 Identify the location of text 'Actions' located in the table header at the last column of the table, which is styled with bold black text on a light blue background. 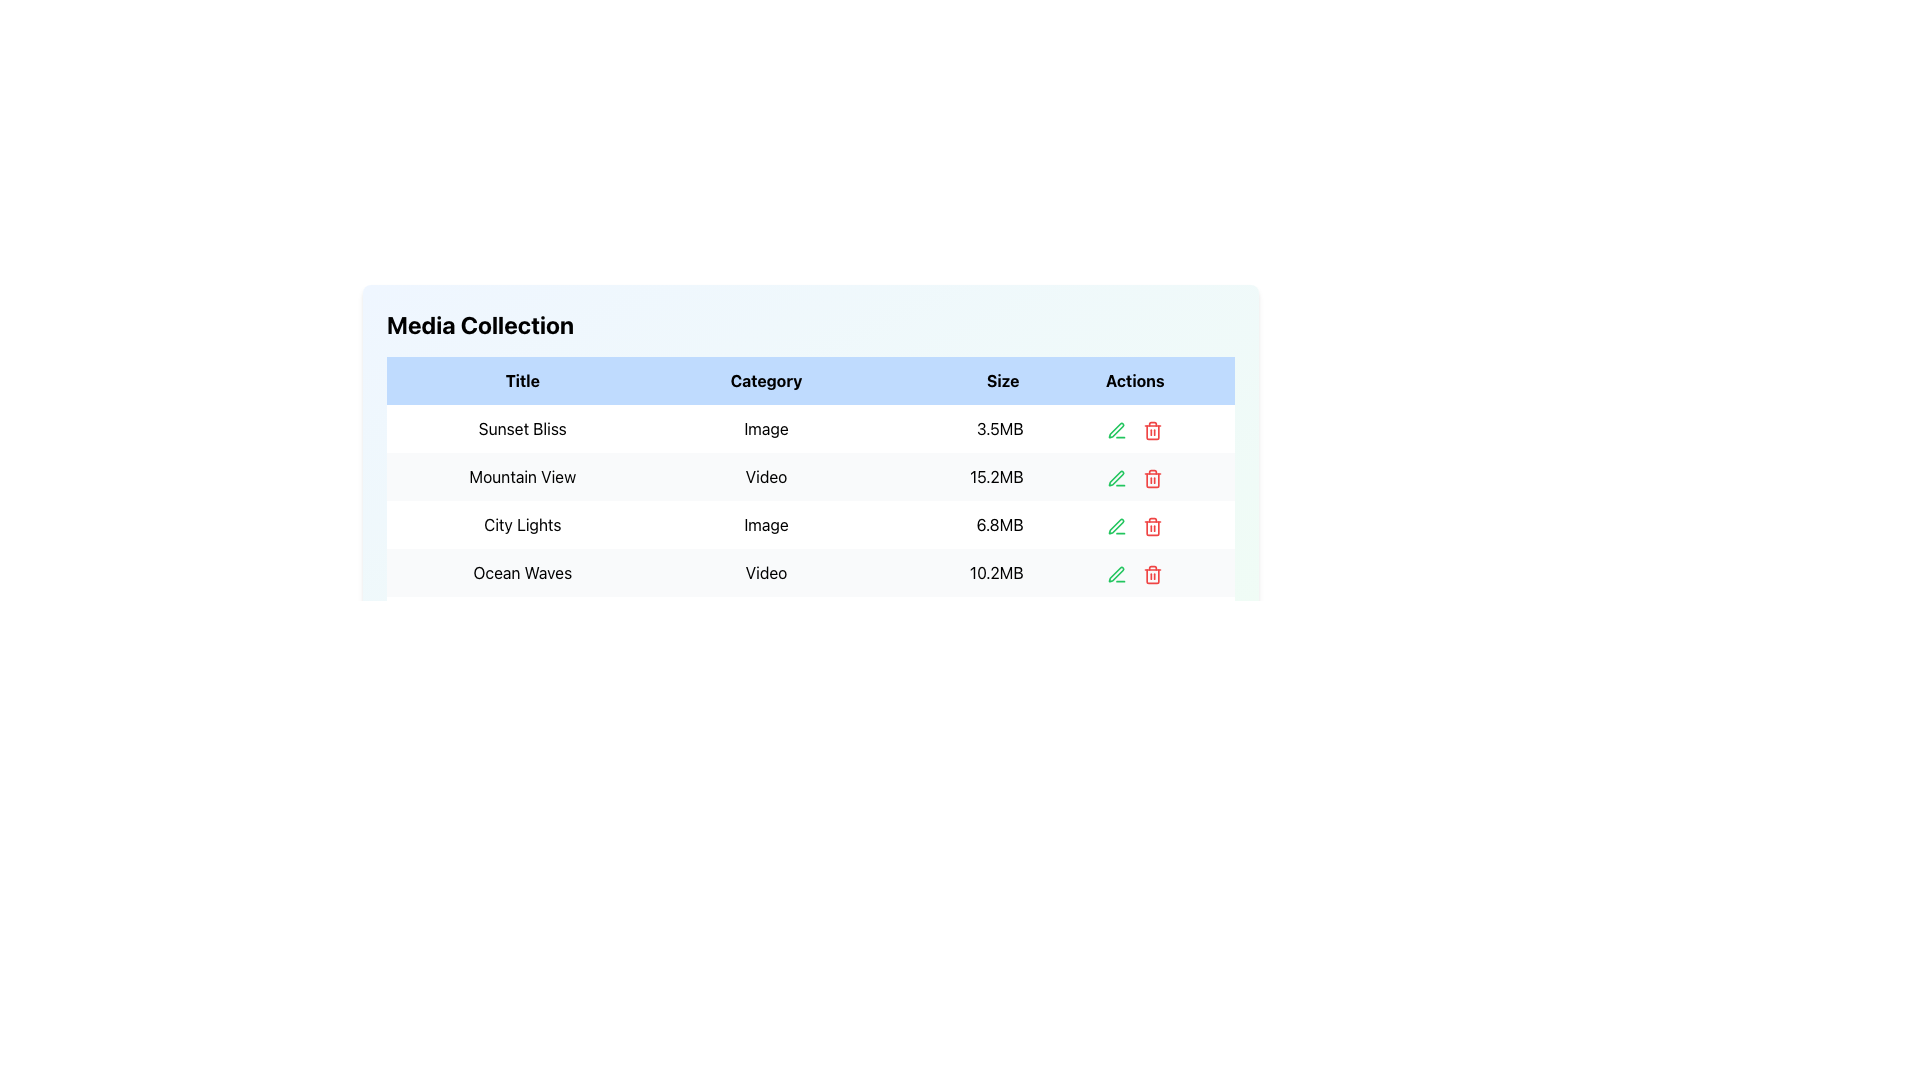
(1135, 381).